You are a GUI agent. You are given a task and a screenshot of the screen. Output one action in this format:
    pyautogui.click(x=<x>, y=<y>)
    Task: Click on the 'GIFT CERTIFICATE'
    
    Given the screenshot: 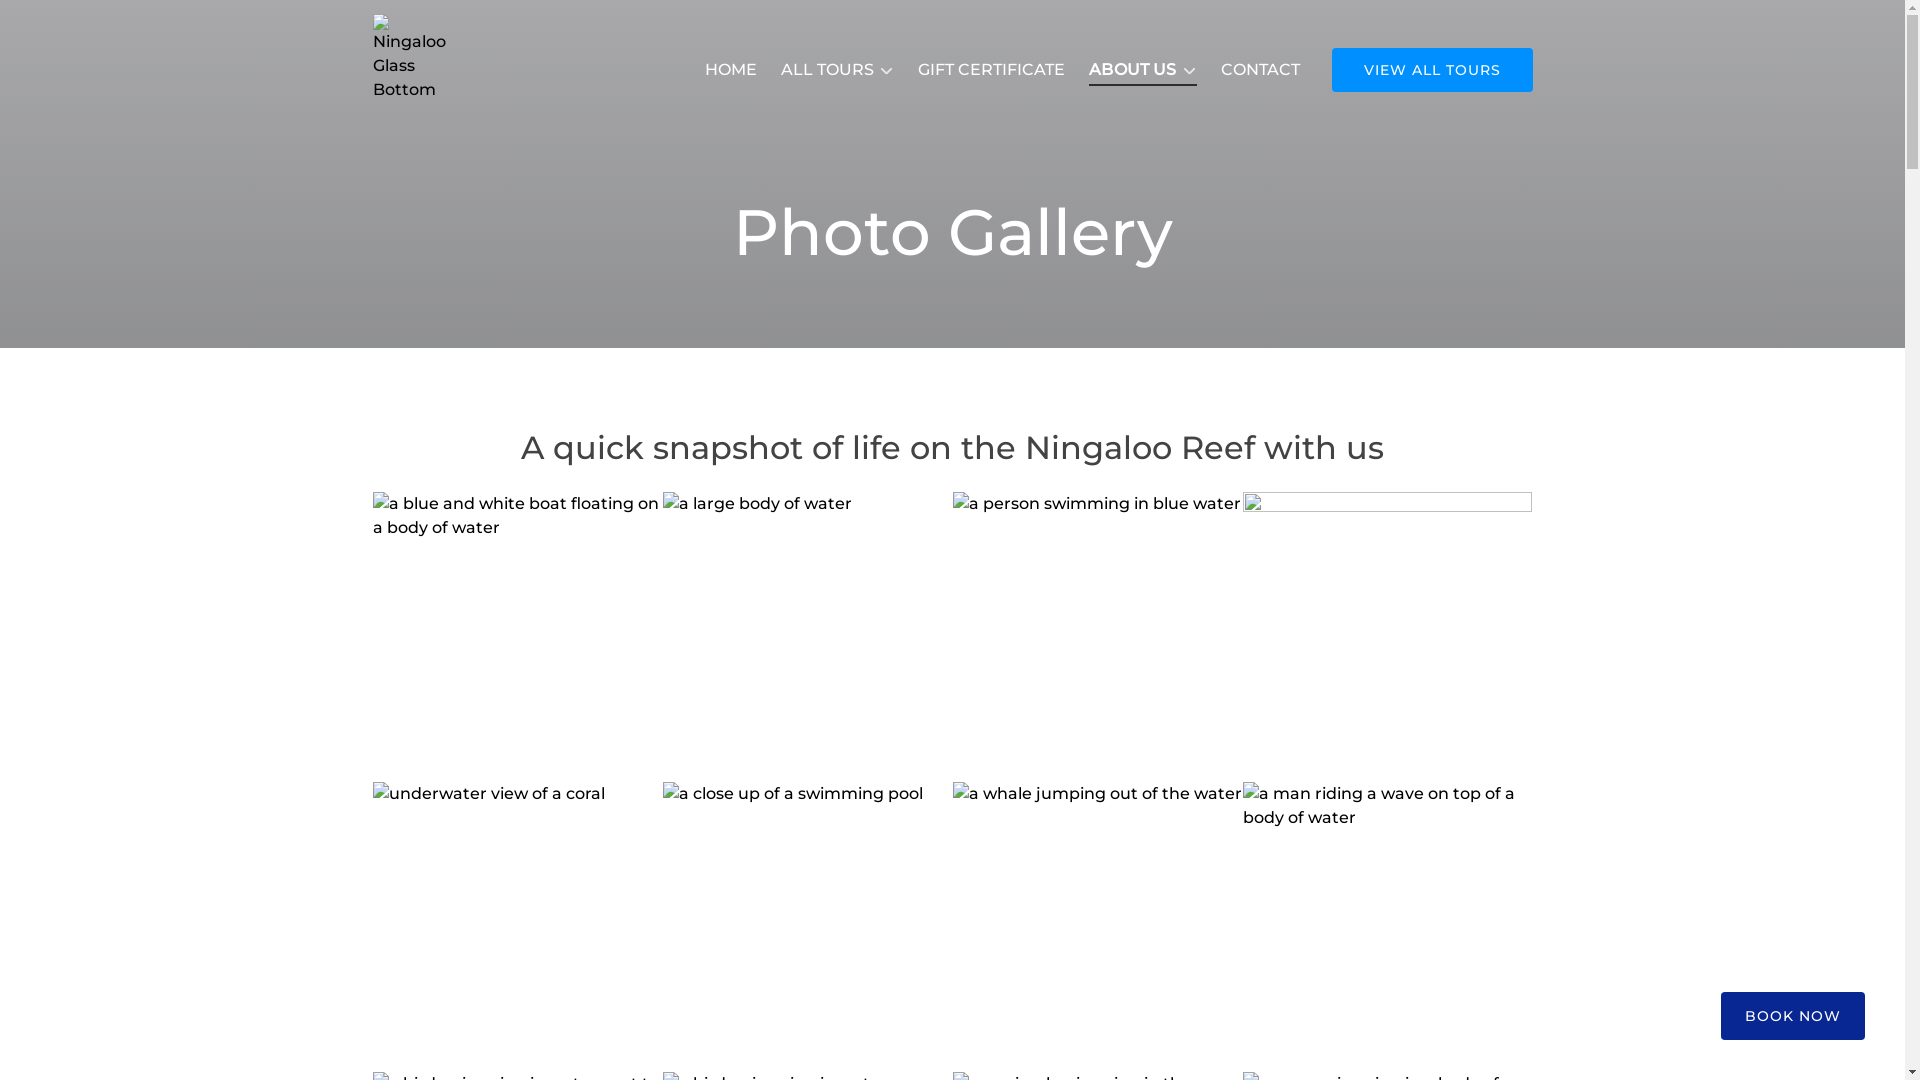 What is the action you would take?
    pyautogui.click(x=991, y=68)
    